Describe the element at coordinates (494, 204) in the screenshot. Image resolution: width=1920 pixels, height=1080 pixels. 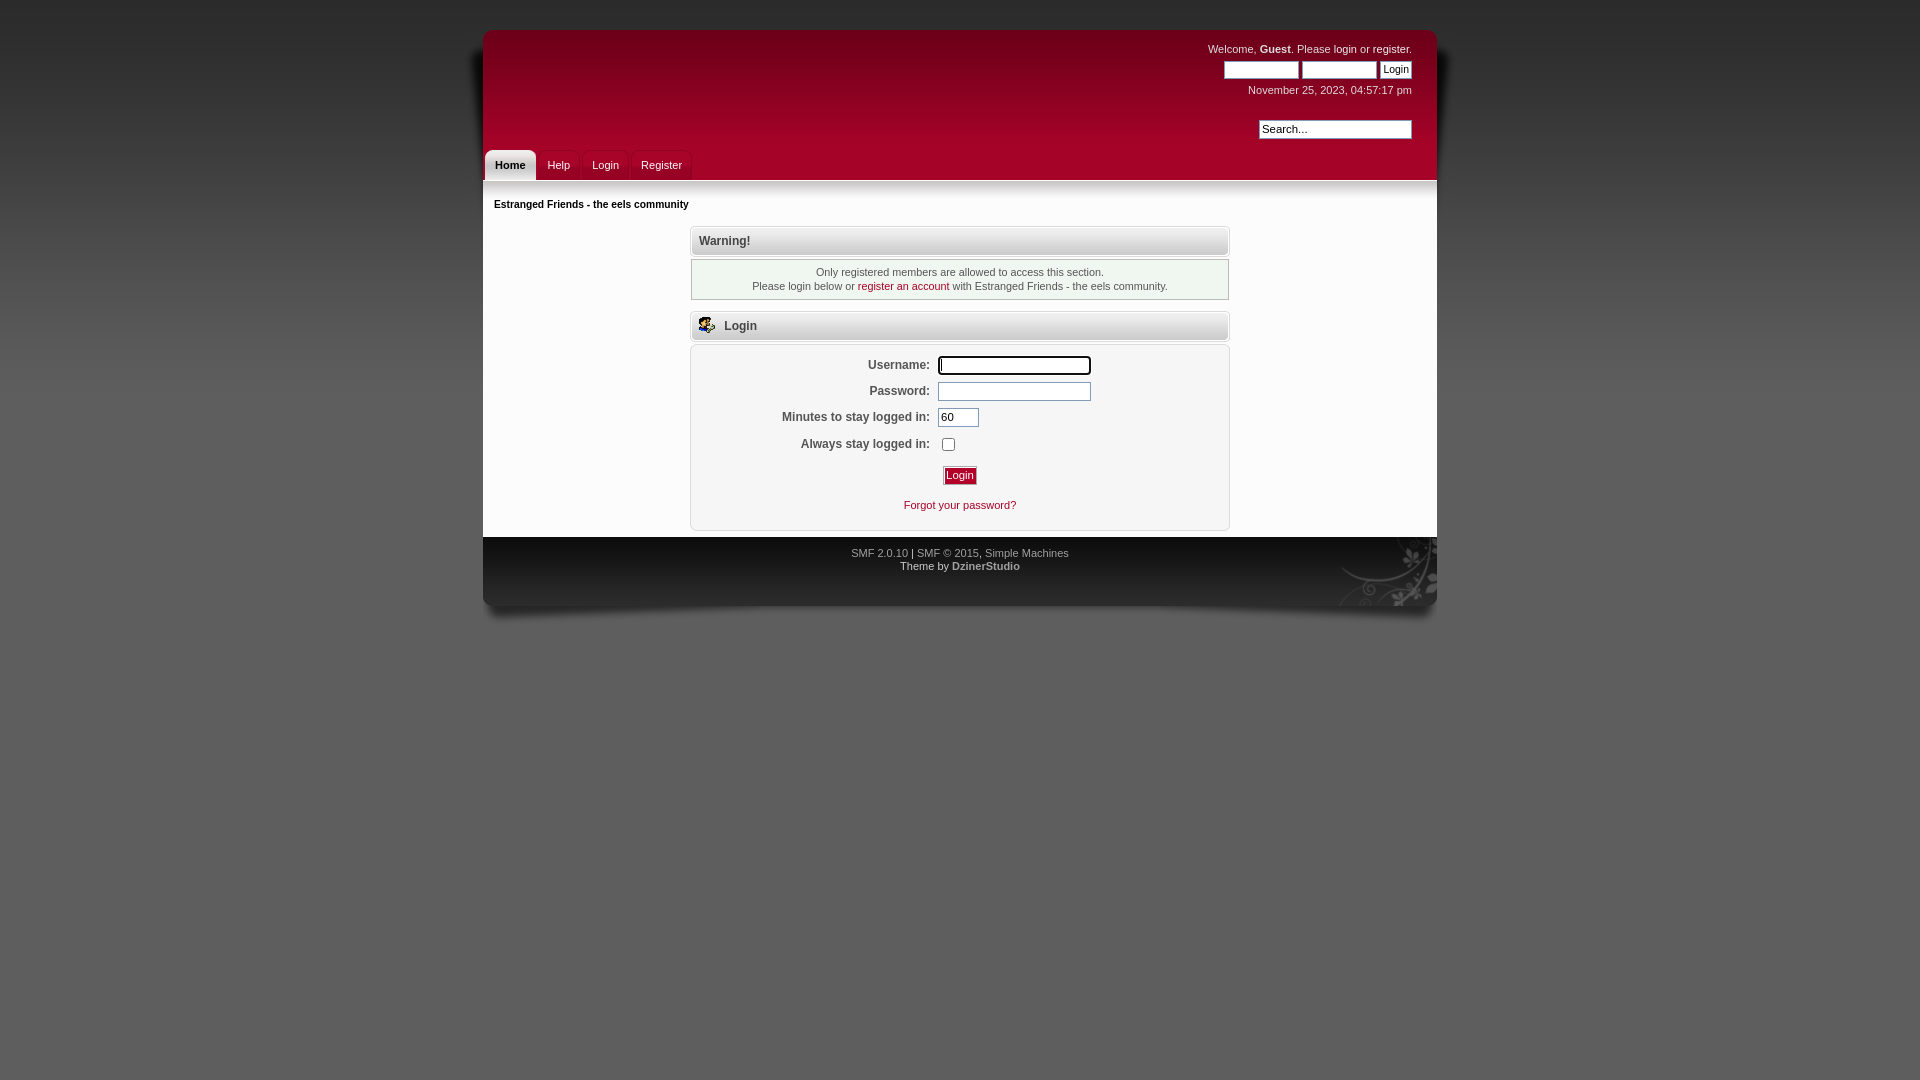
I see `'Estranged Friends - the eels community'` at that location.